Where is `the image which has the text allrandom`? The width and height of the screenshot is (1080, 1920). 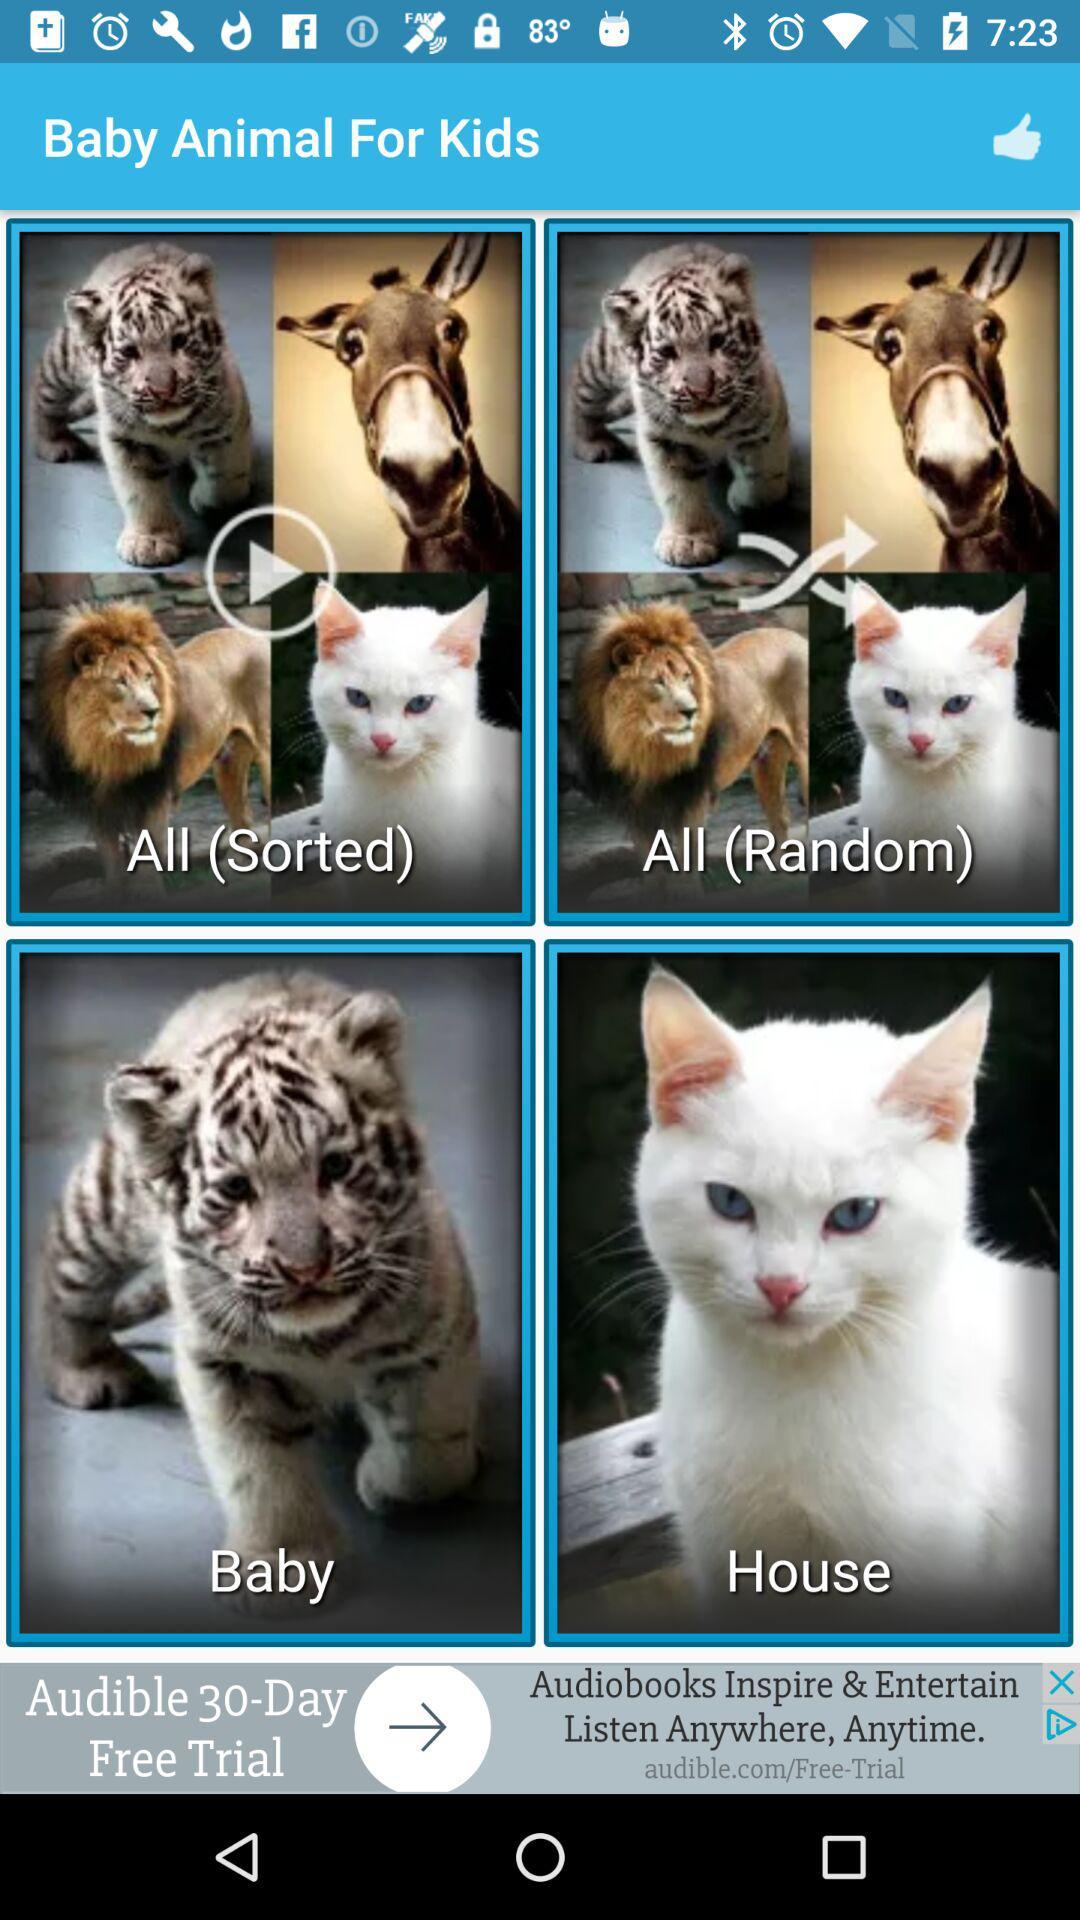 the image which has the text allrandom is located at coordinates (807, 570).